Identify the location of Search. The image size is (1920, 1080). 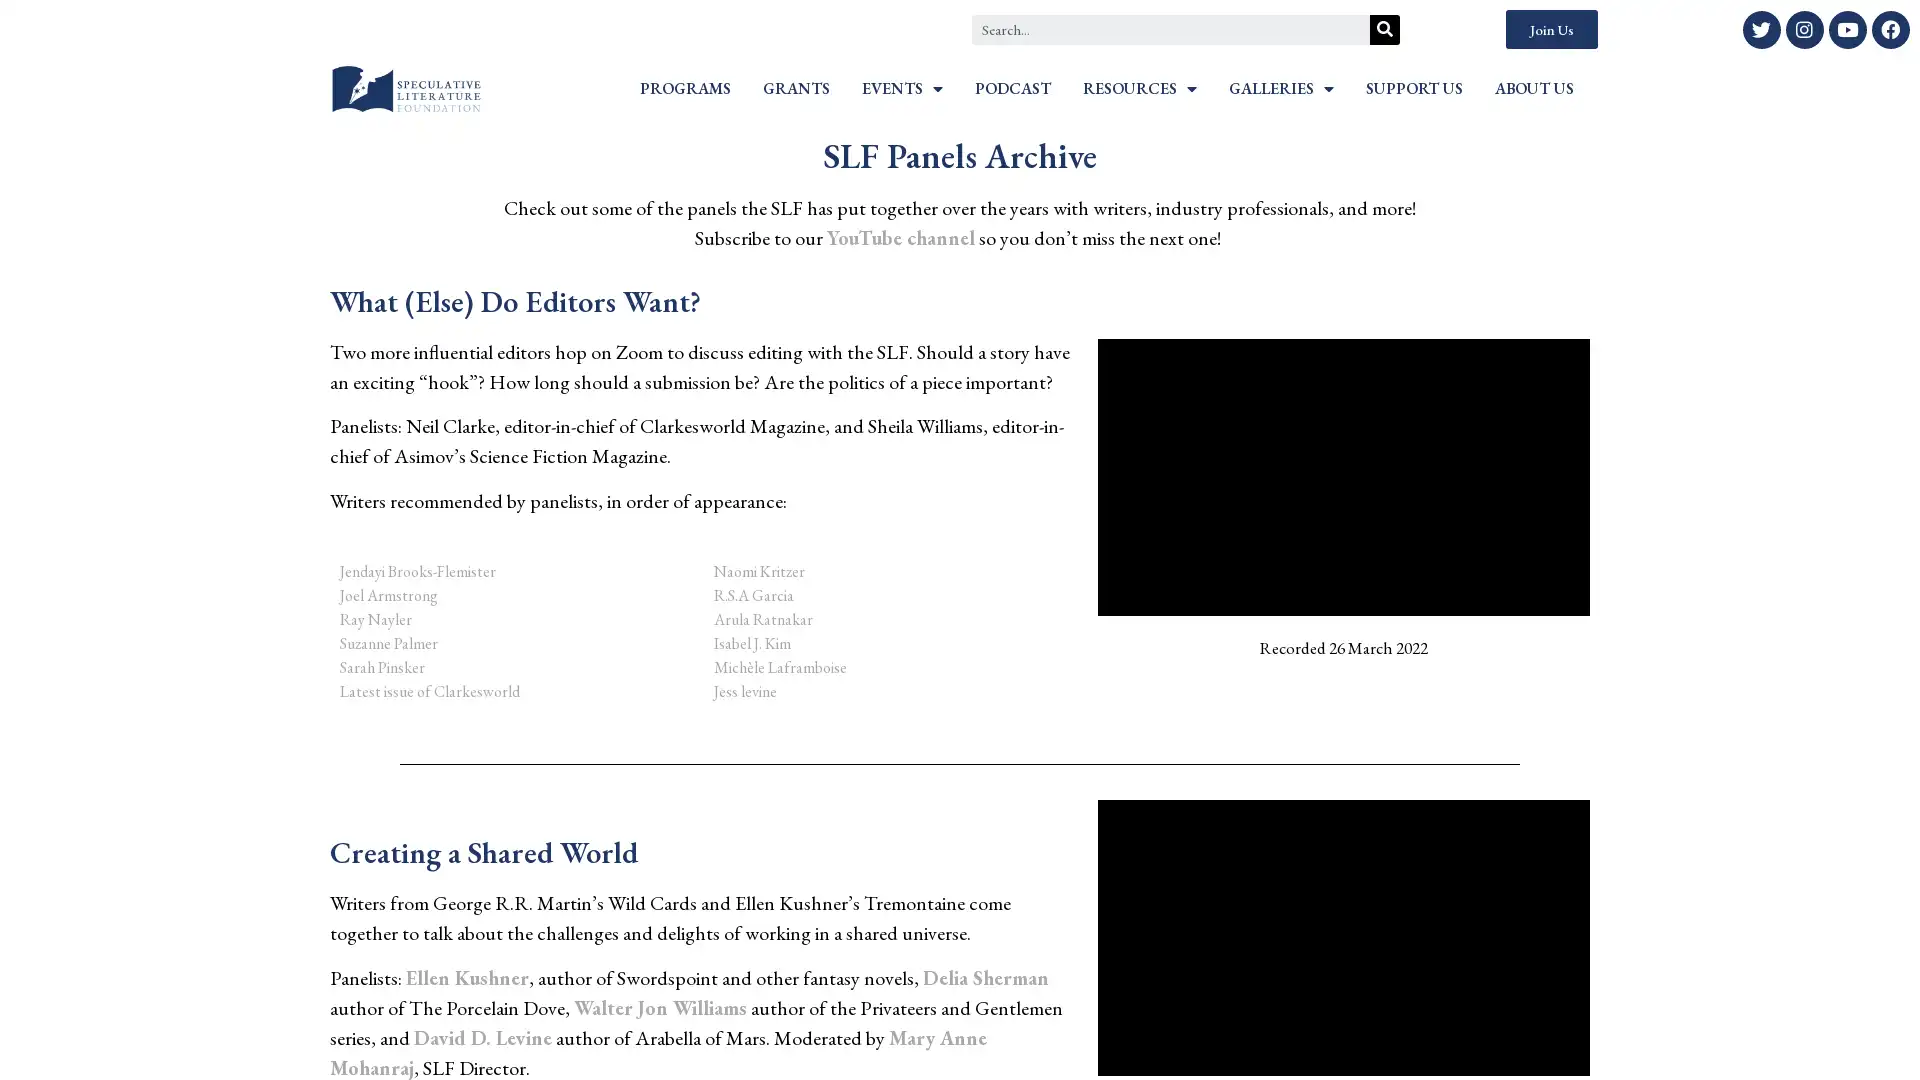
(1384, 29).